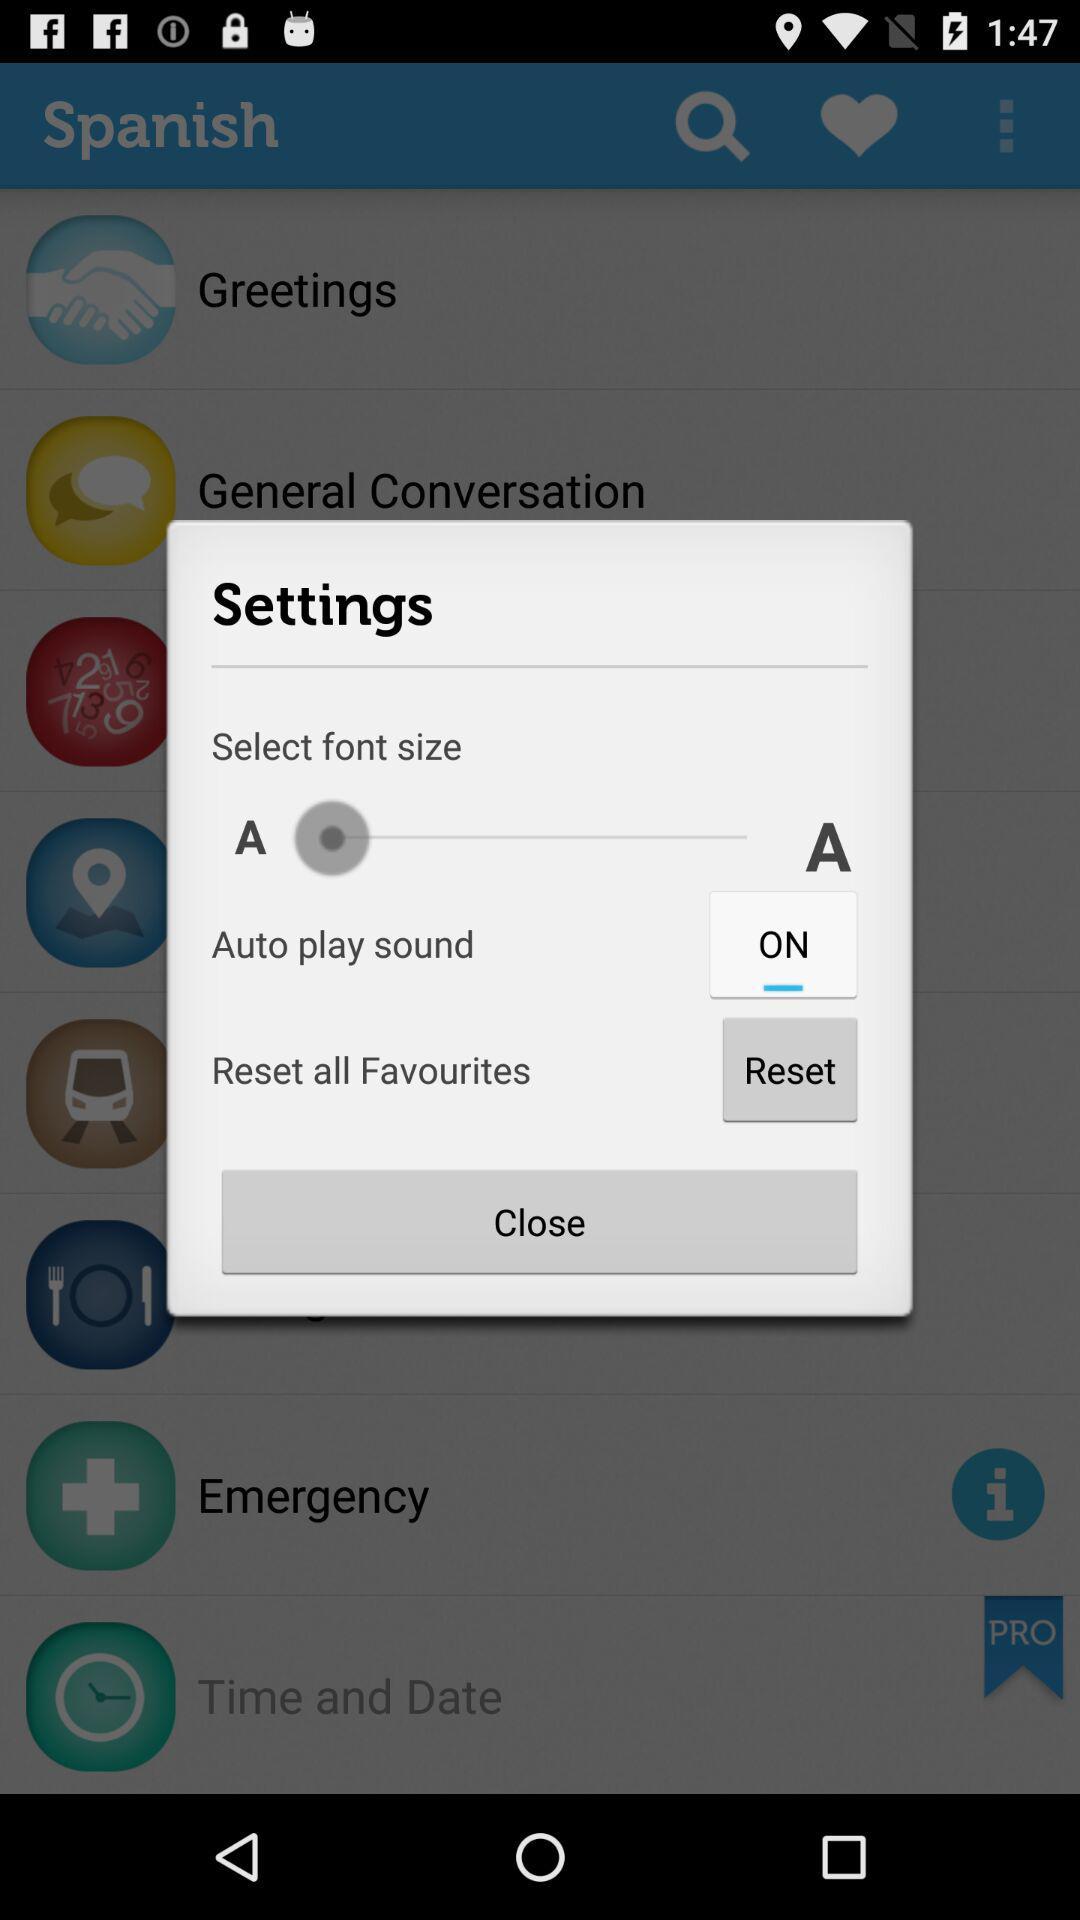  I want to click on item above reset button, so click(782, 942).